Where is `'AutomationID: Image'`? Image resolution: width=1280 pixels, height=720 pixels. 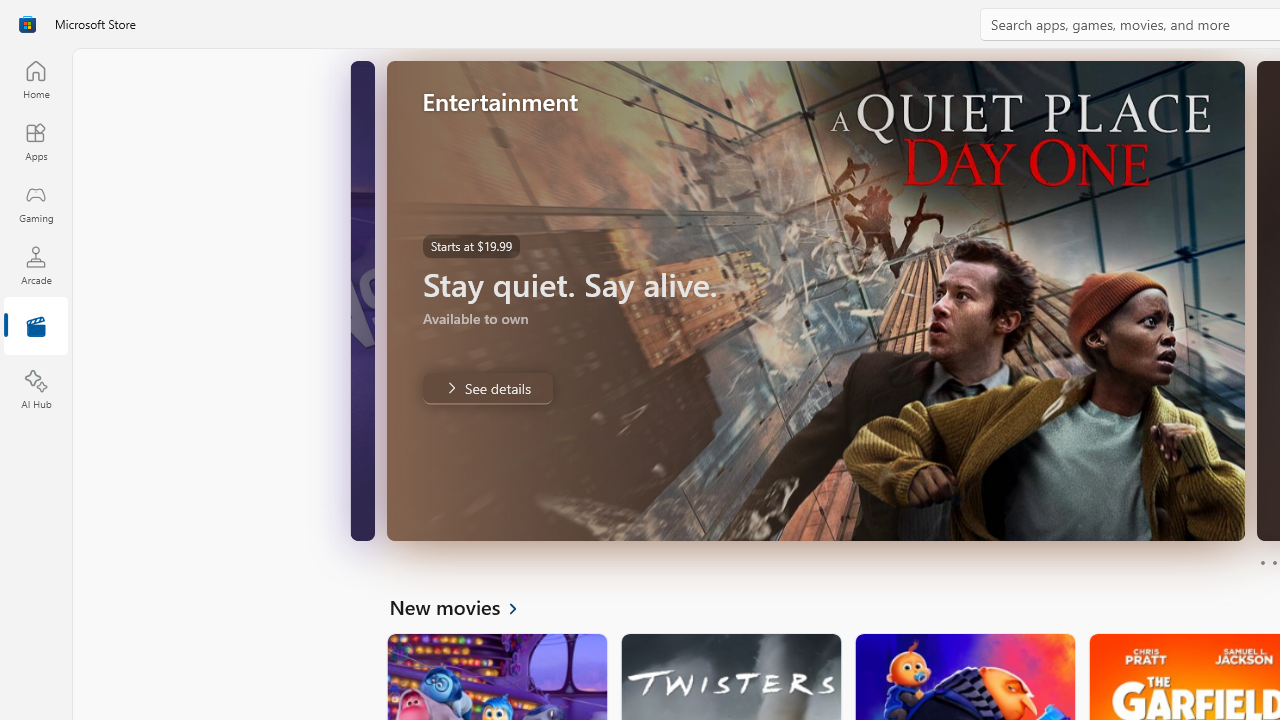 'AutomationID: Image' is located at coordinates (815, 300).